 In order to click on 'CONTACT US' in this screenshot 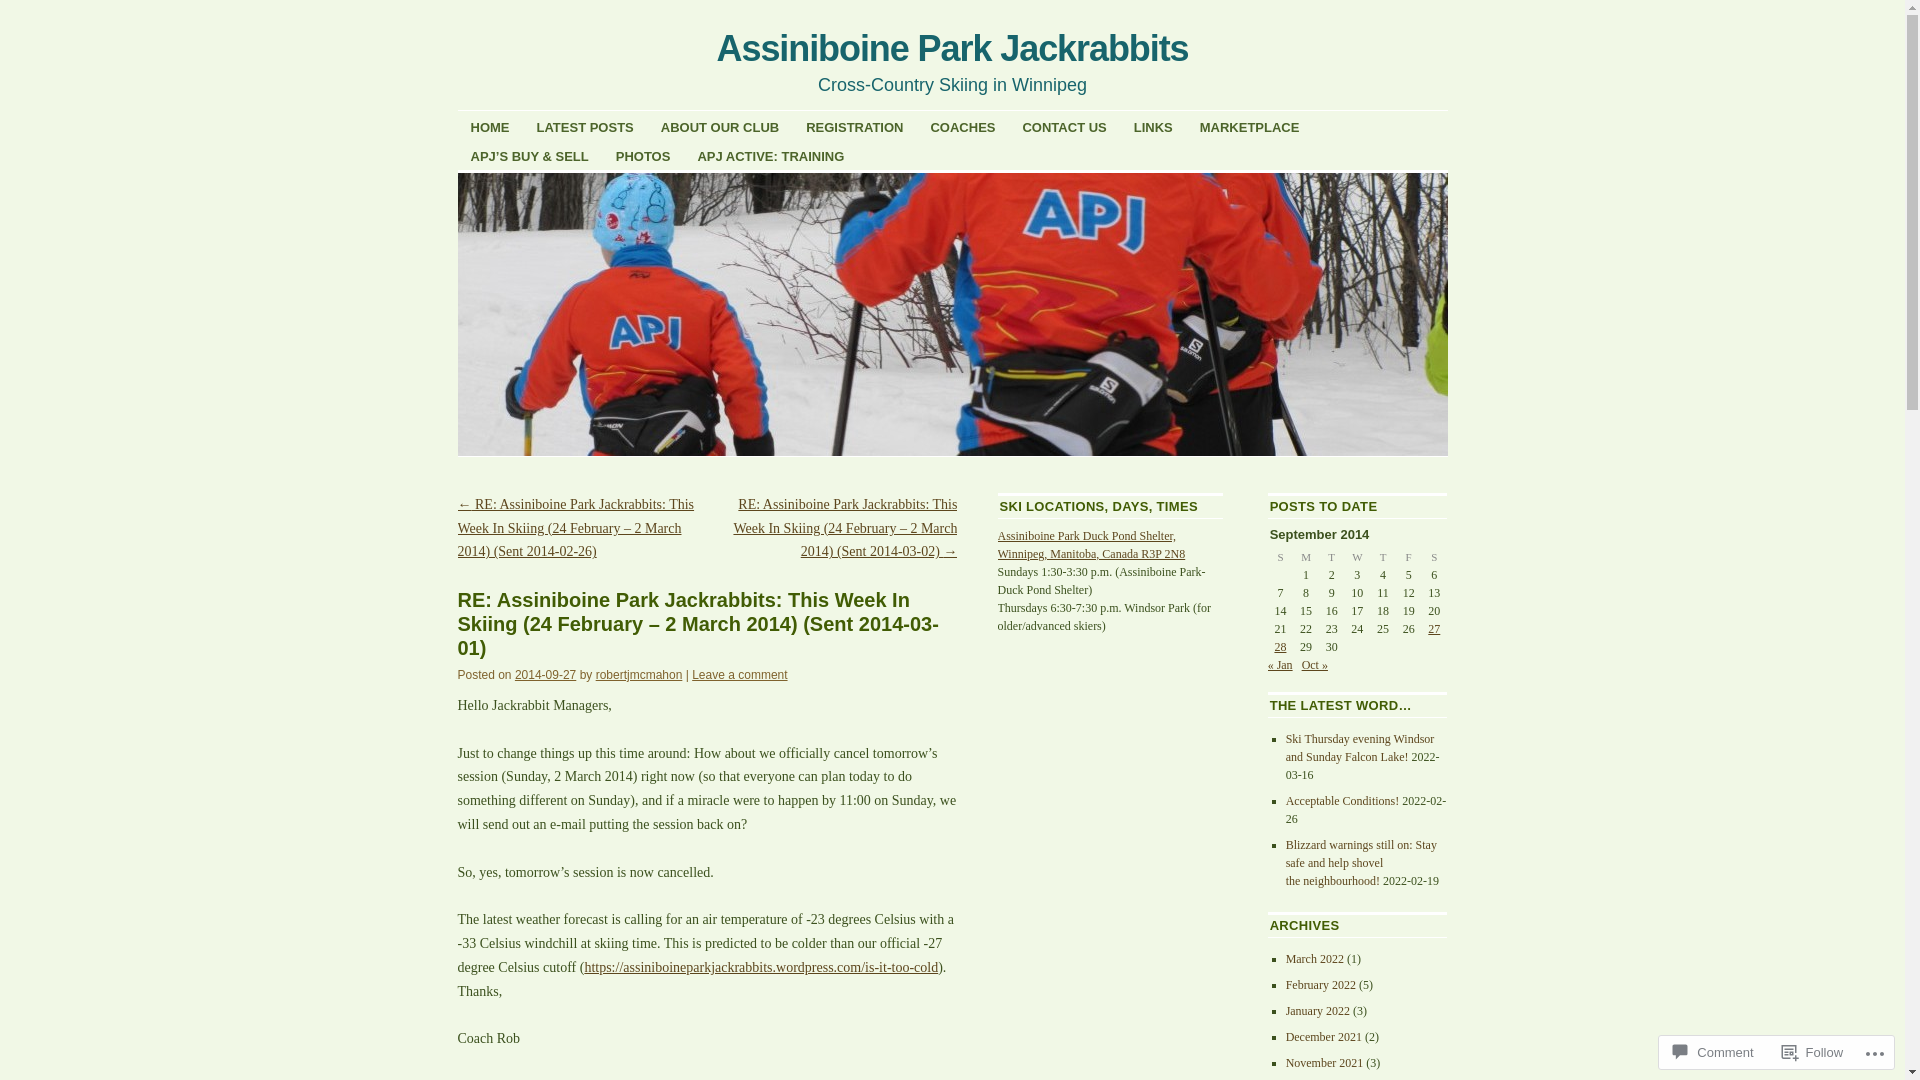, I will do `click(1063, 126)`.